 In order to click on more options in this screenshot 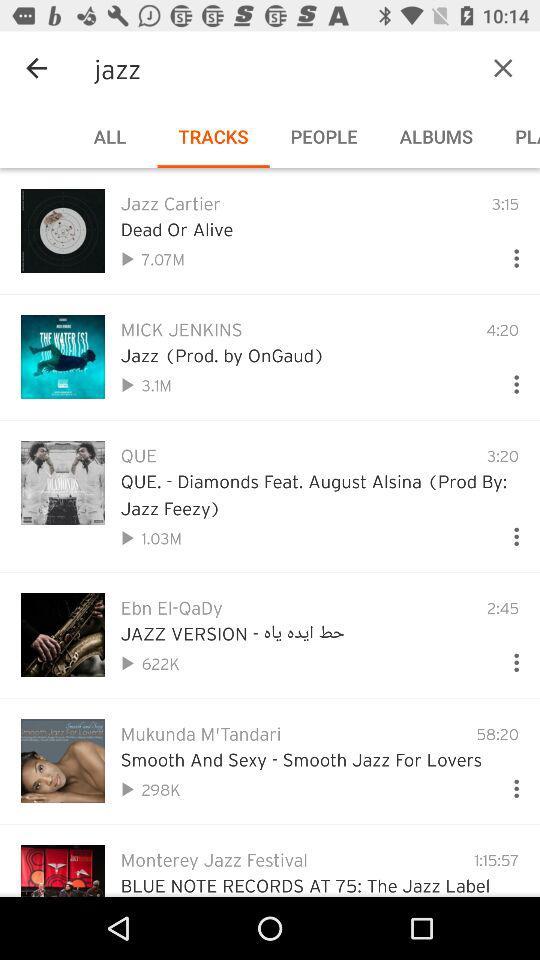, I will do `click(508, 531)`.